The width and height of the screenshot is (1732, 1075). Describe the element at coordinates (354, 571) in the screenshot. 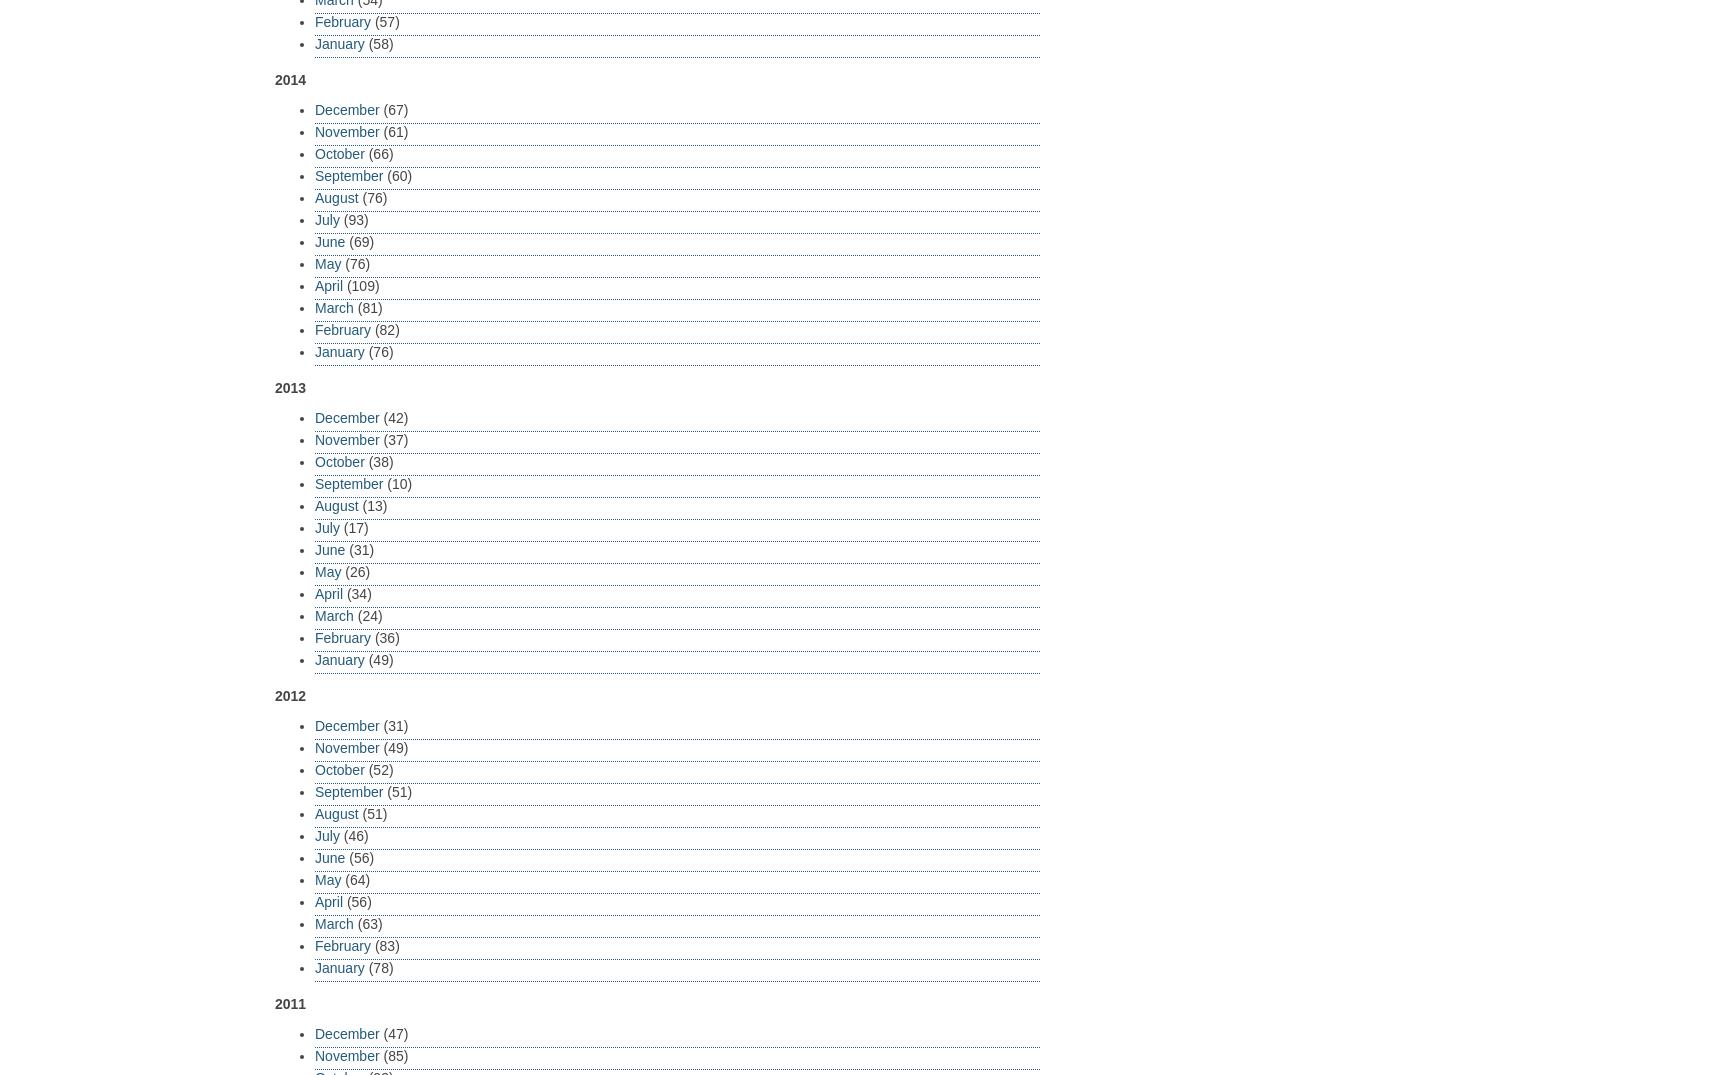

I see `'(26)'` at that location.